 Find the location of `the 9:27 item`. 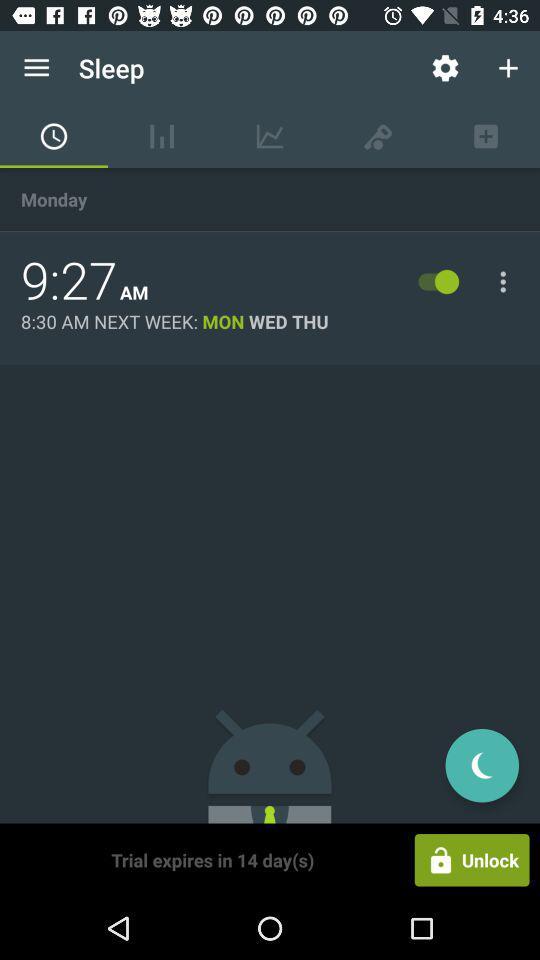

the 9:27 item is located at coordinates (68, 280).